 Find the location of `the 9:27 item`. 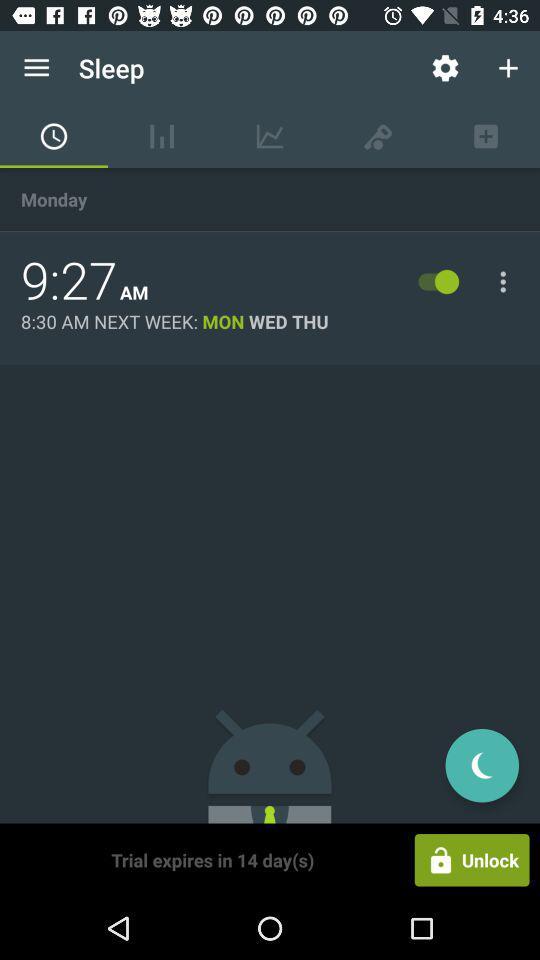

the 9:27 item is located at coordinates (68, 280).